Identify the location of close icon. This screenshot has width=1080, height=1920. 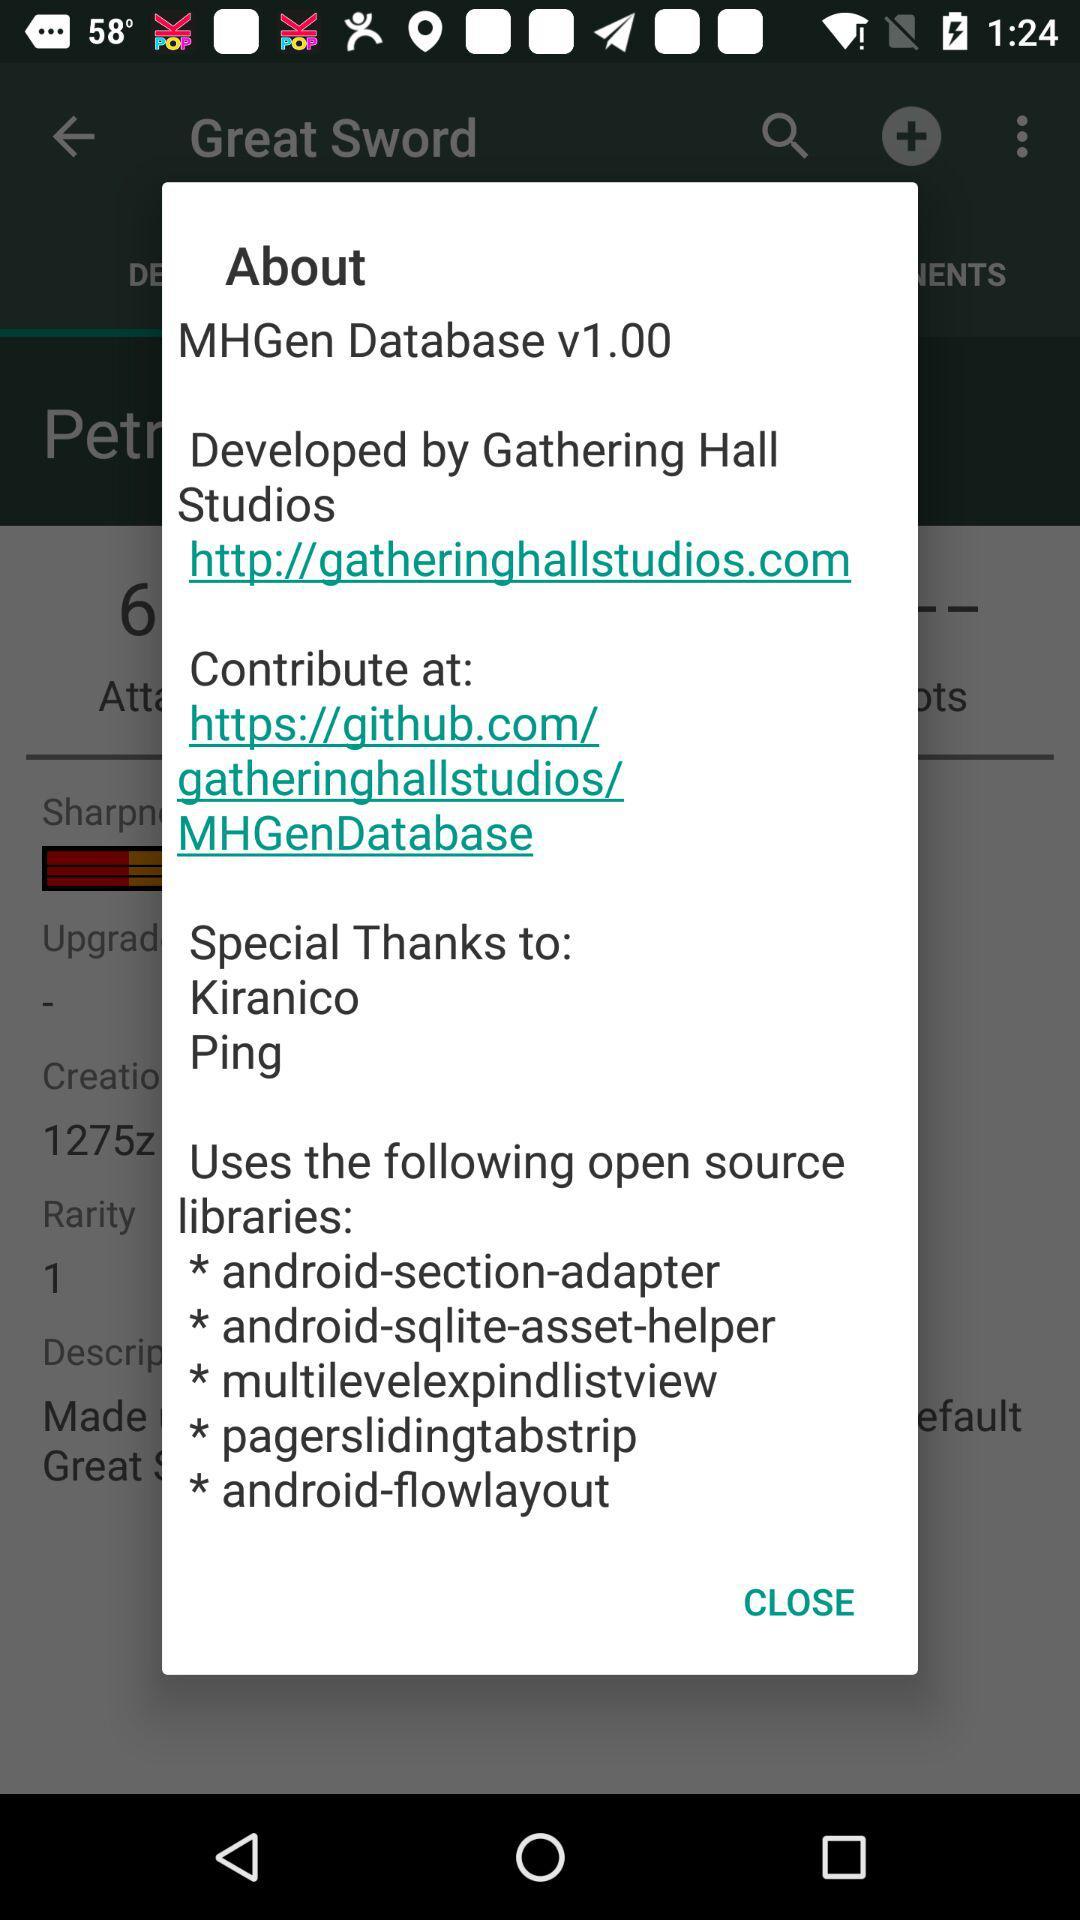
(798, 1601).